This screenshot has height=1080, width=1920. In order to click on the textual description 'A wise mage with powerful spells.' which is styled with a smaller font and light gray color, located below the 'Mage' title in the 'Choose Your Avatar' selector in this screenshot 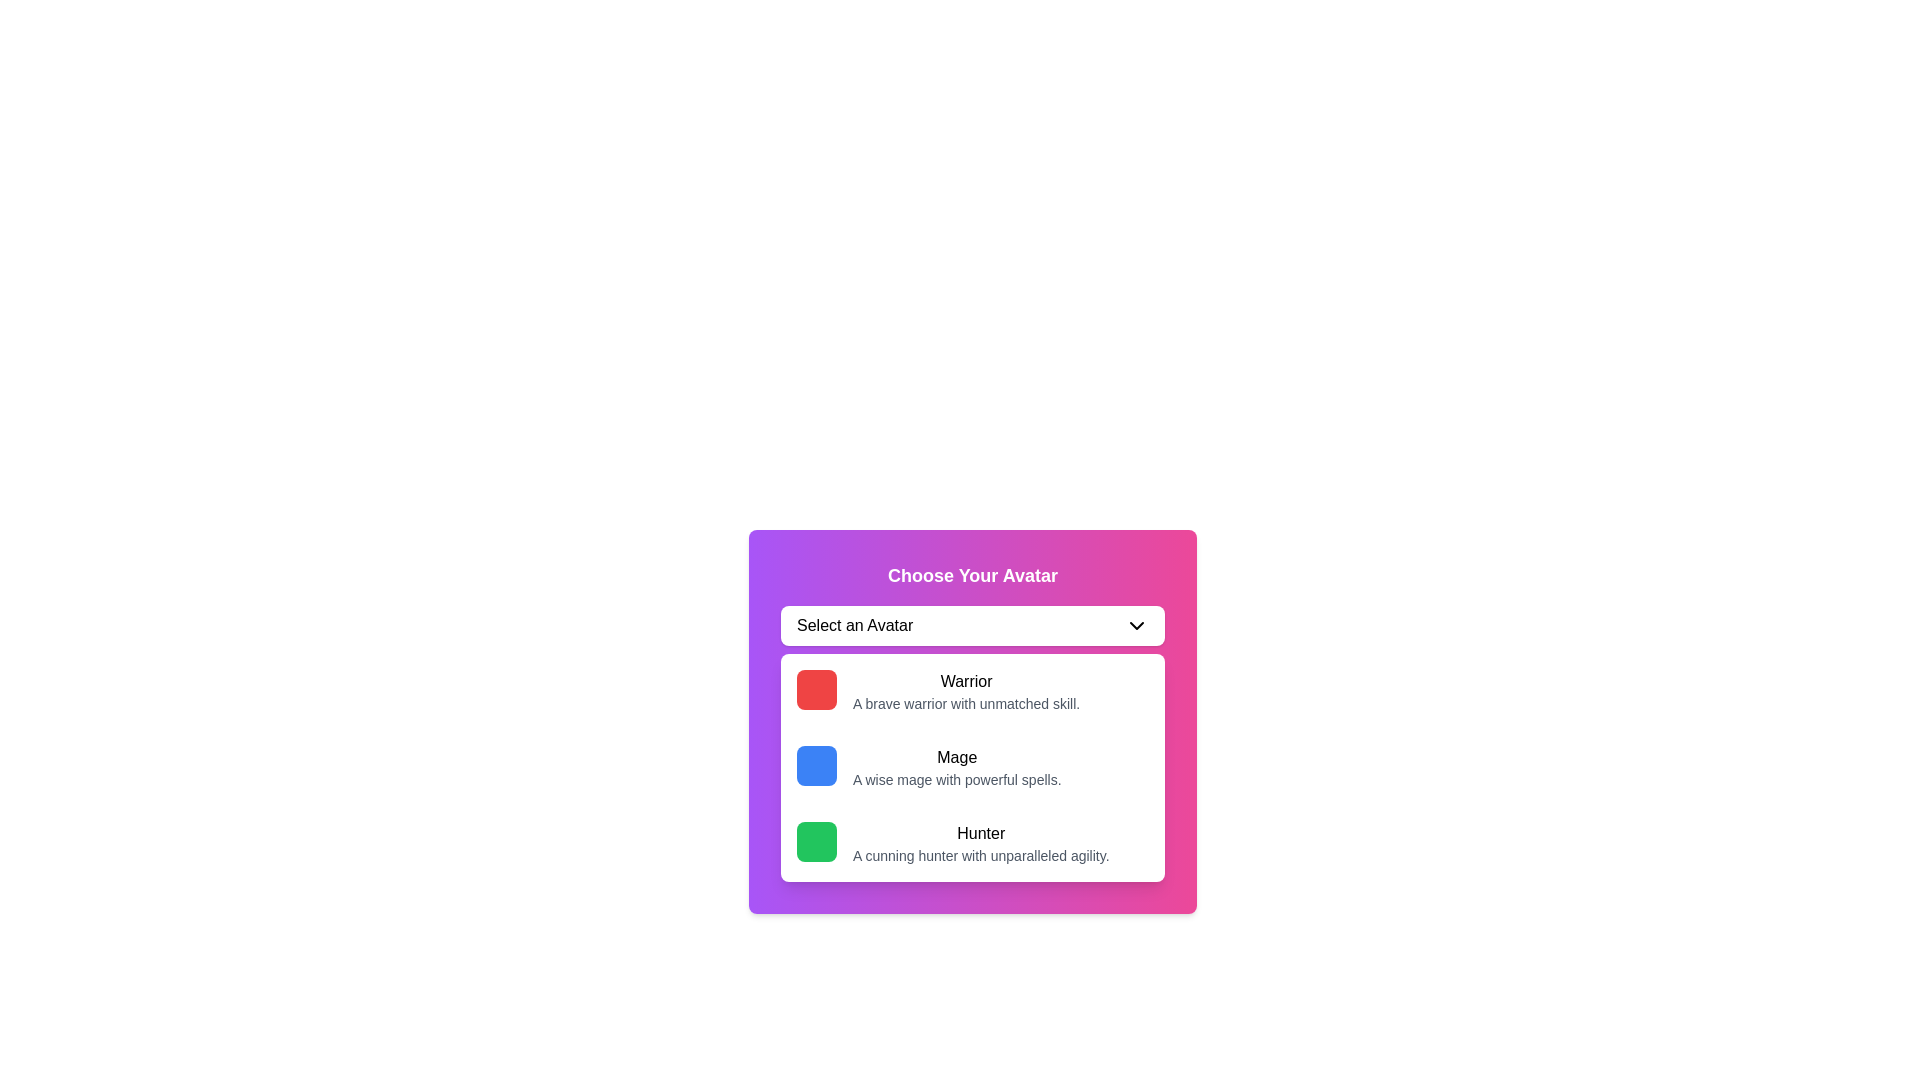, I will do `click(956, 778)`.